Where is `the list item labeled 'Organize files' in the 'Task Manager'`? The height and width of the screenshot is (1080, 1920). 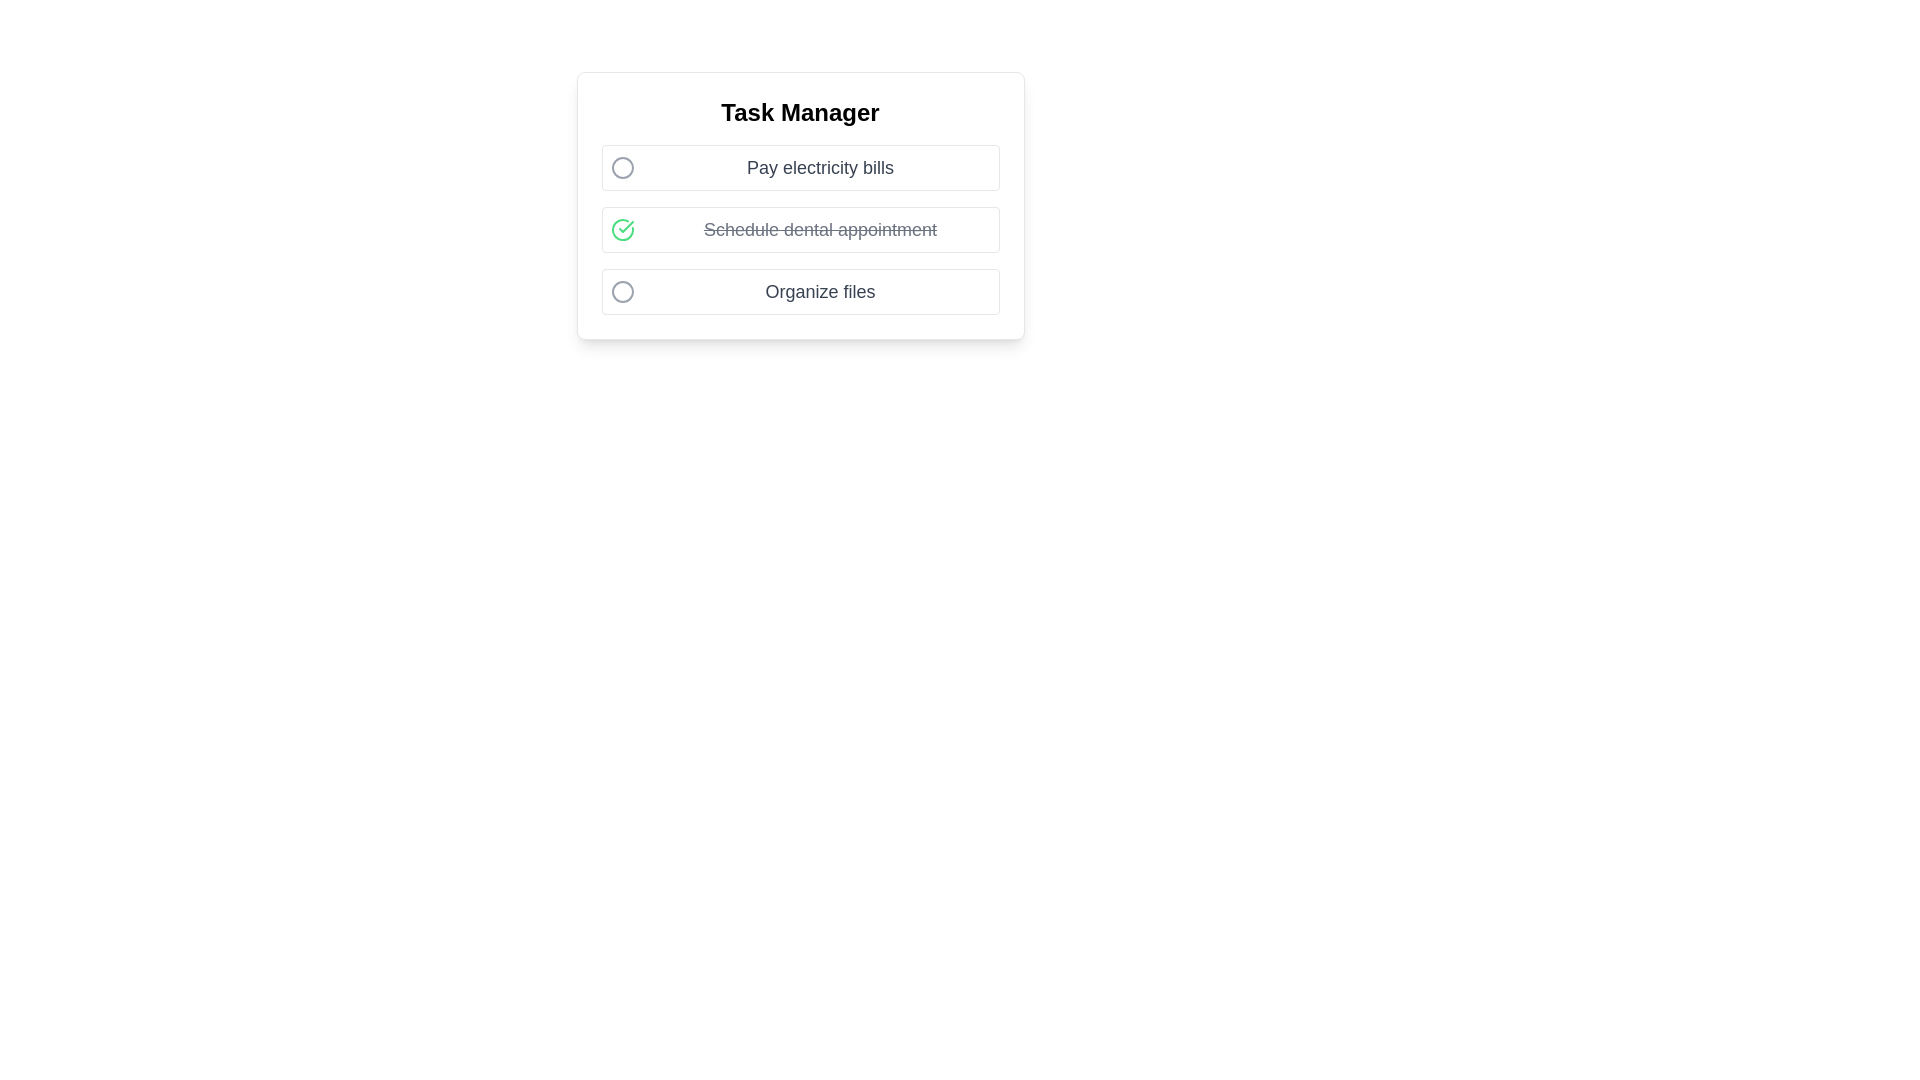
the list item labeled 'Organize files' in the 'Task Manager' is located at coordinates (800, 292).